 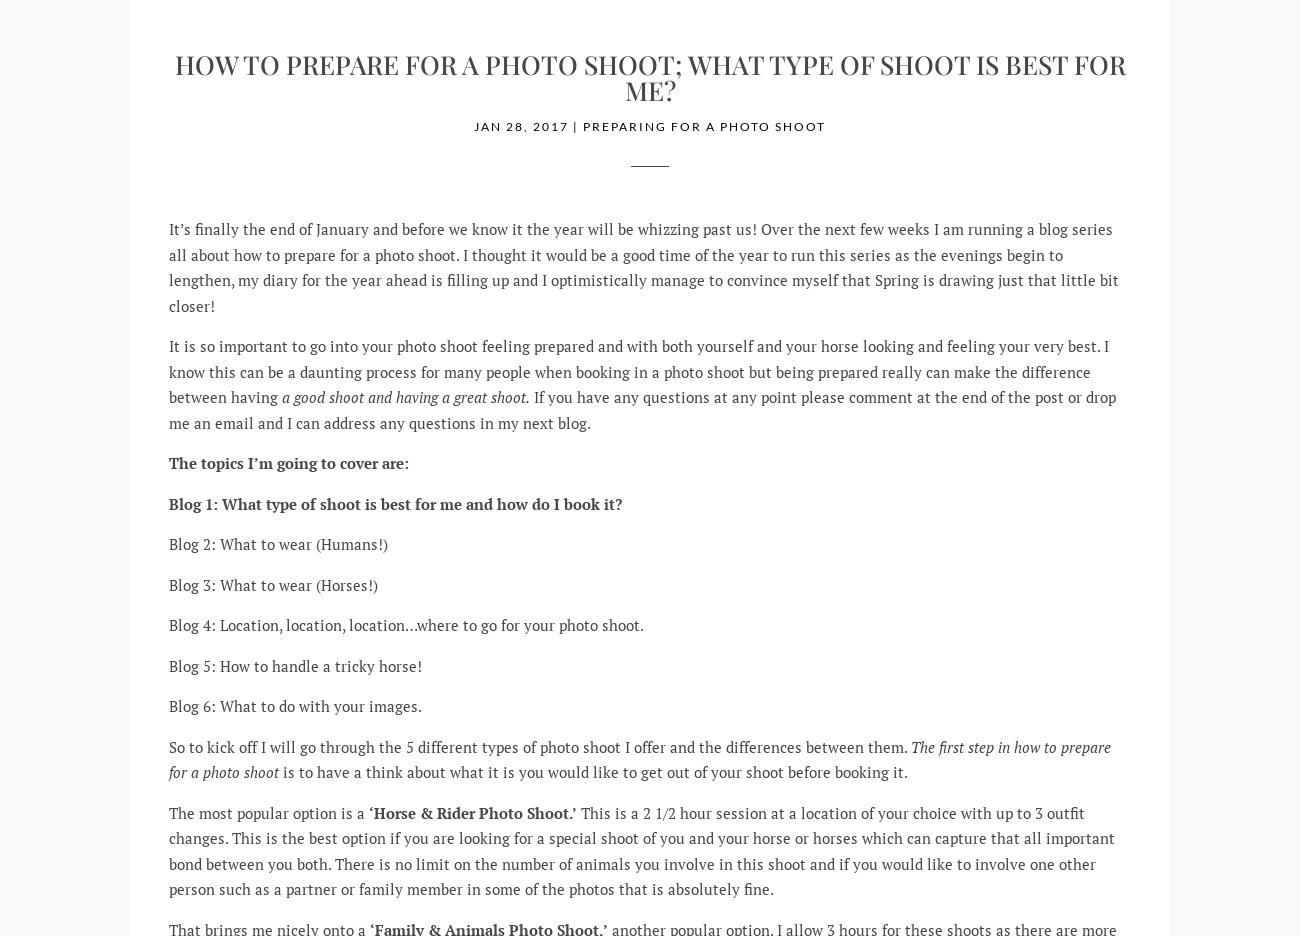 I want to click on '‘Horse & Rider Photo Shoot.’', so click(x=367, y=810).